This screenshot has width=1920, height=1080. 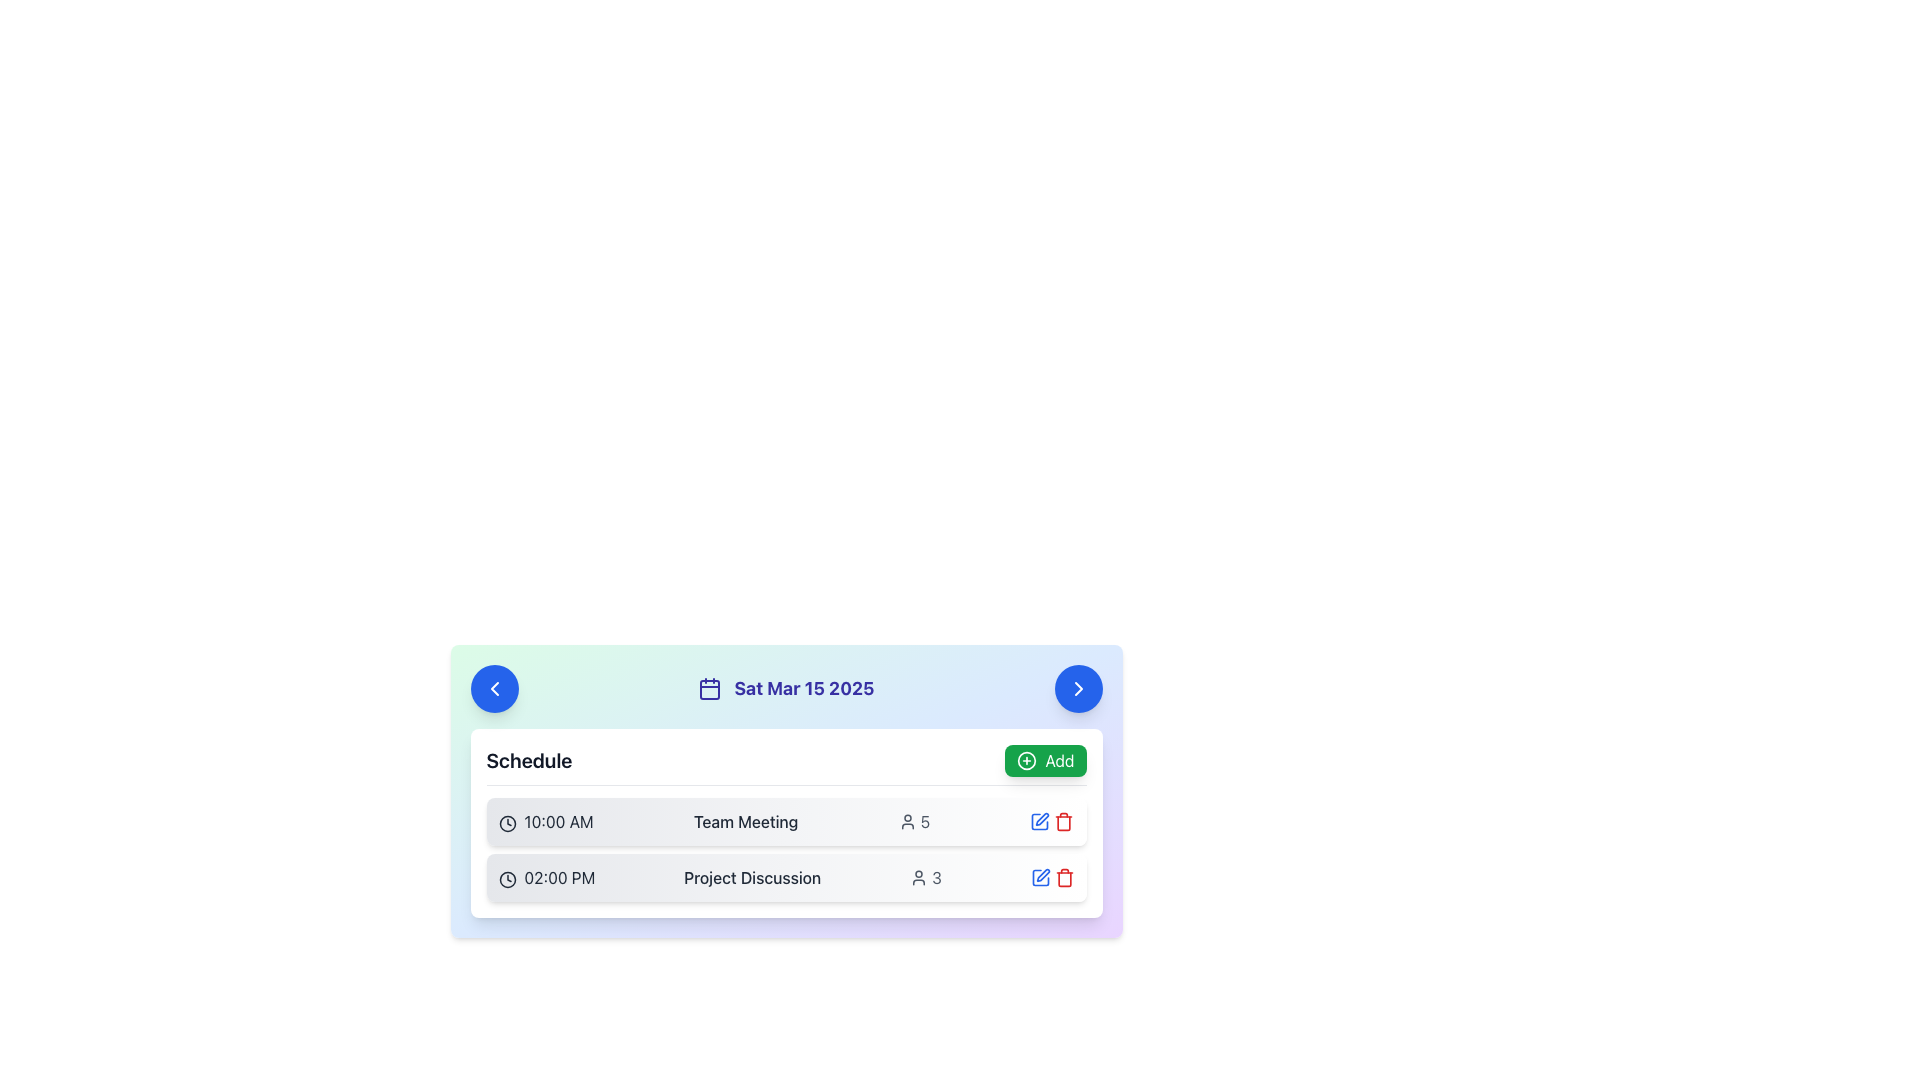 What do you see at coordinates (710, 688) in the screenshot?
I see `the calendar icon located on the left side of the row displaying the date 'Sat Mar 15 2025'` at bounding box center [710, 688].